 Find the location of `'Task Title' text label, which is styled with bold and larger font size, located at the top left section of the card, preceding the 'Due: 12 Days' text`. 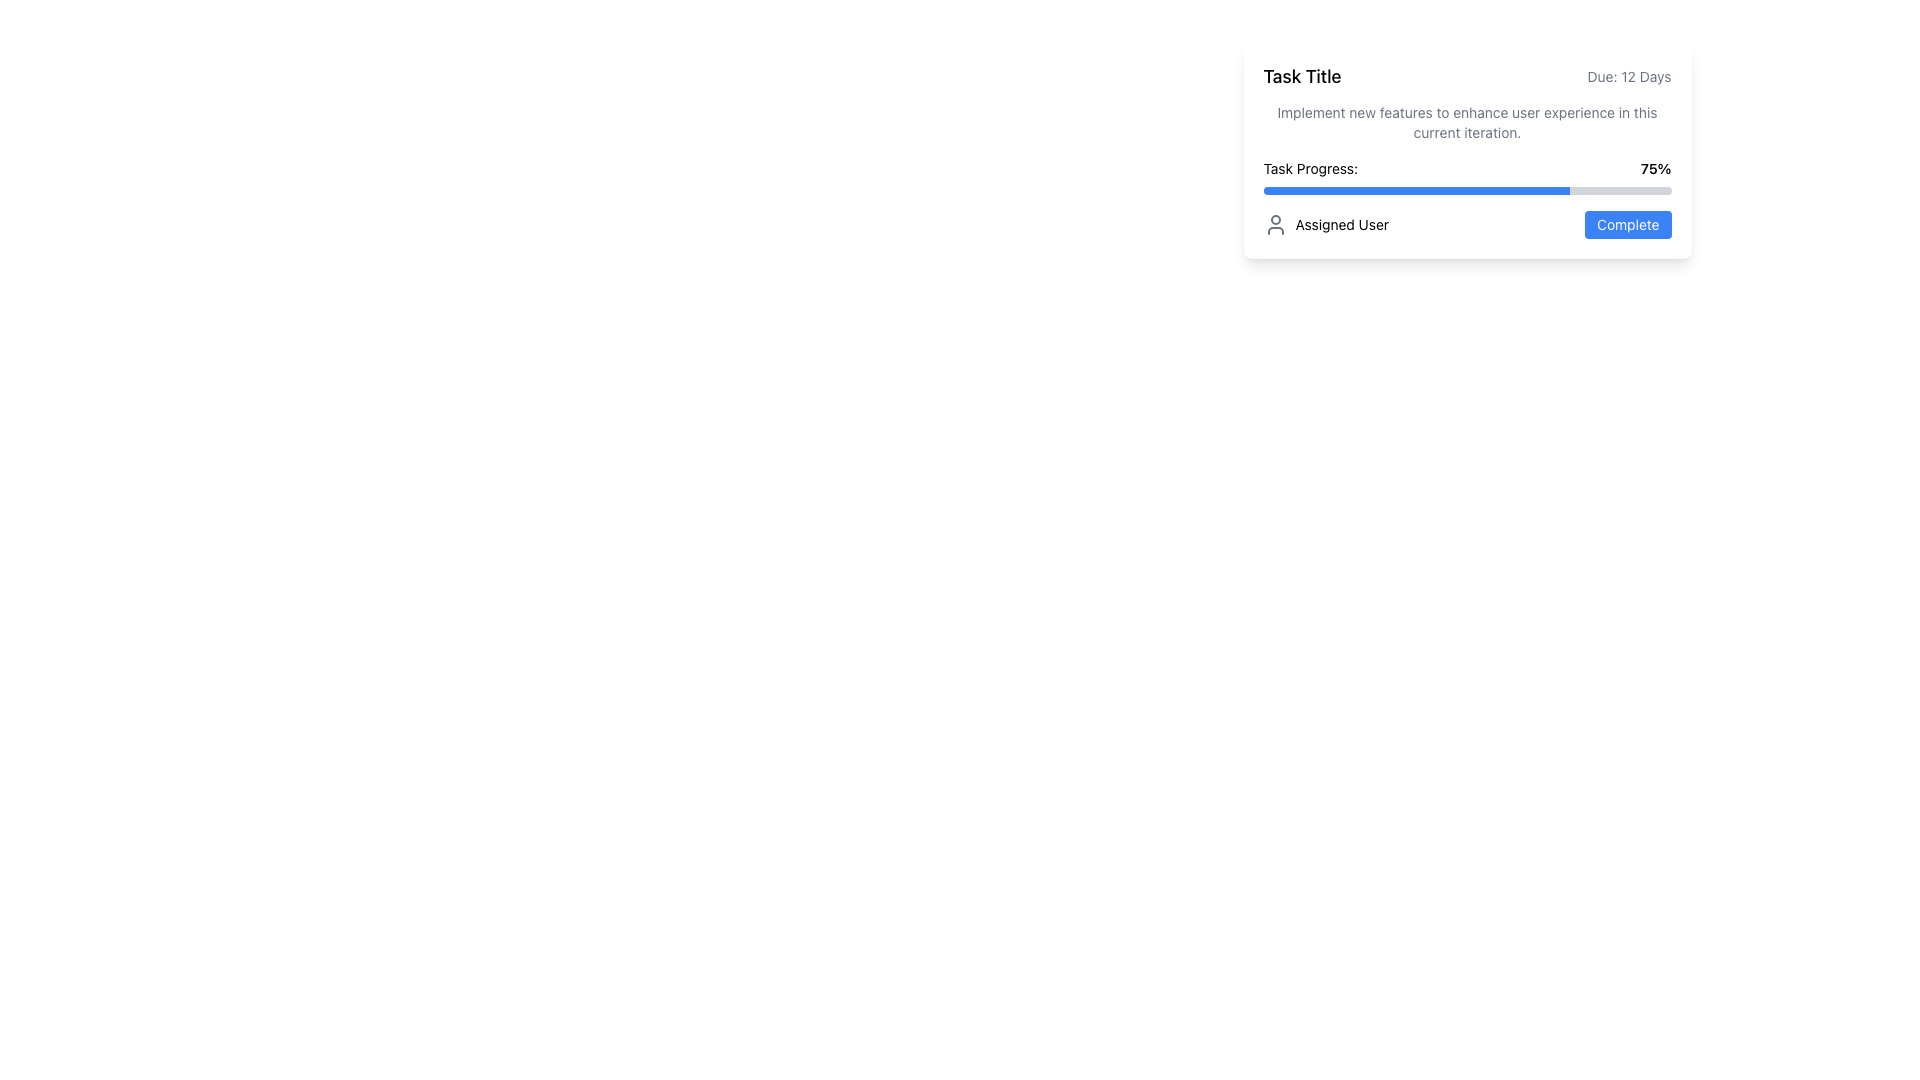

'Task Title' text label, which is styled with bold and larger font size, located at the top left section of the card, preceding the 'Due: 12 Days' text is located at coordinates (1302, 76).